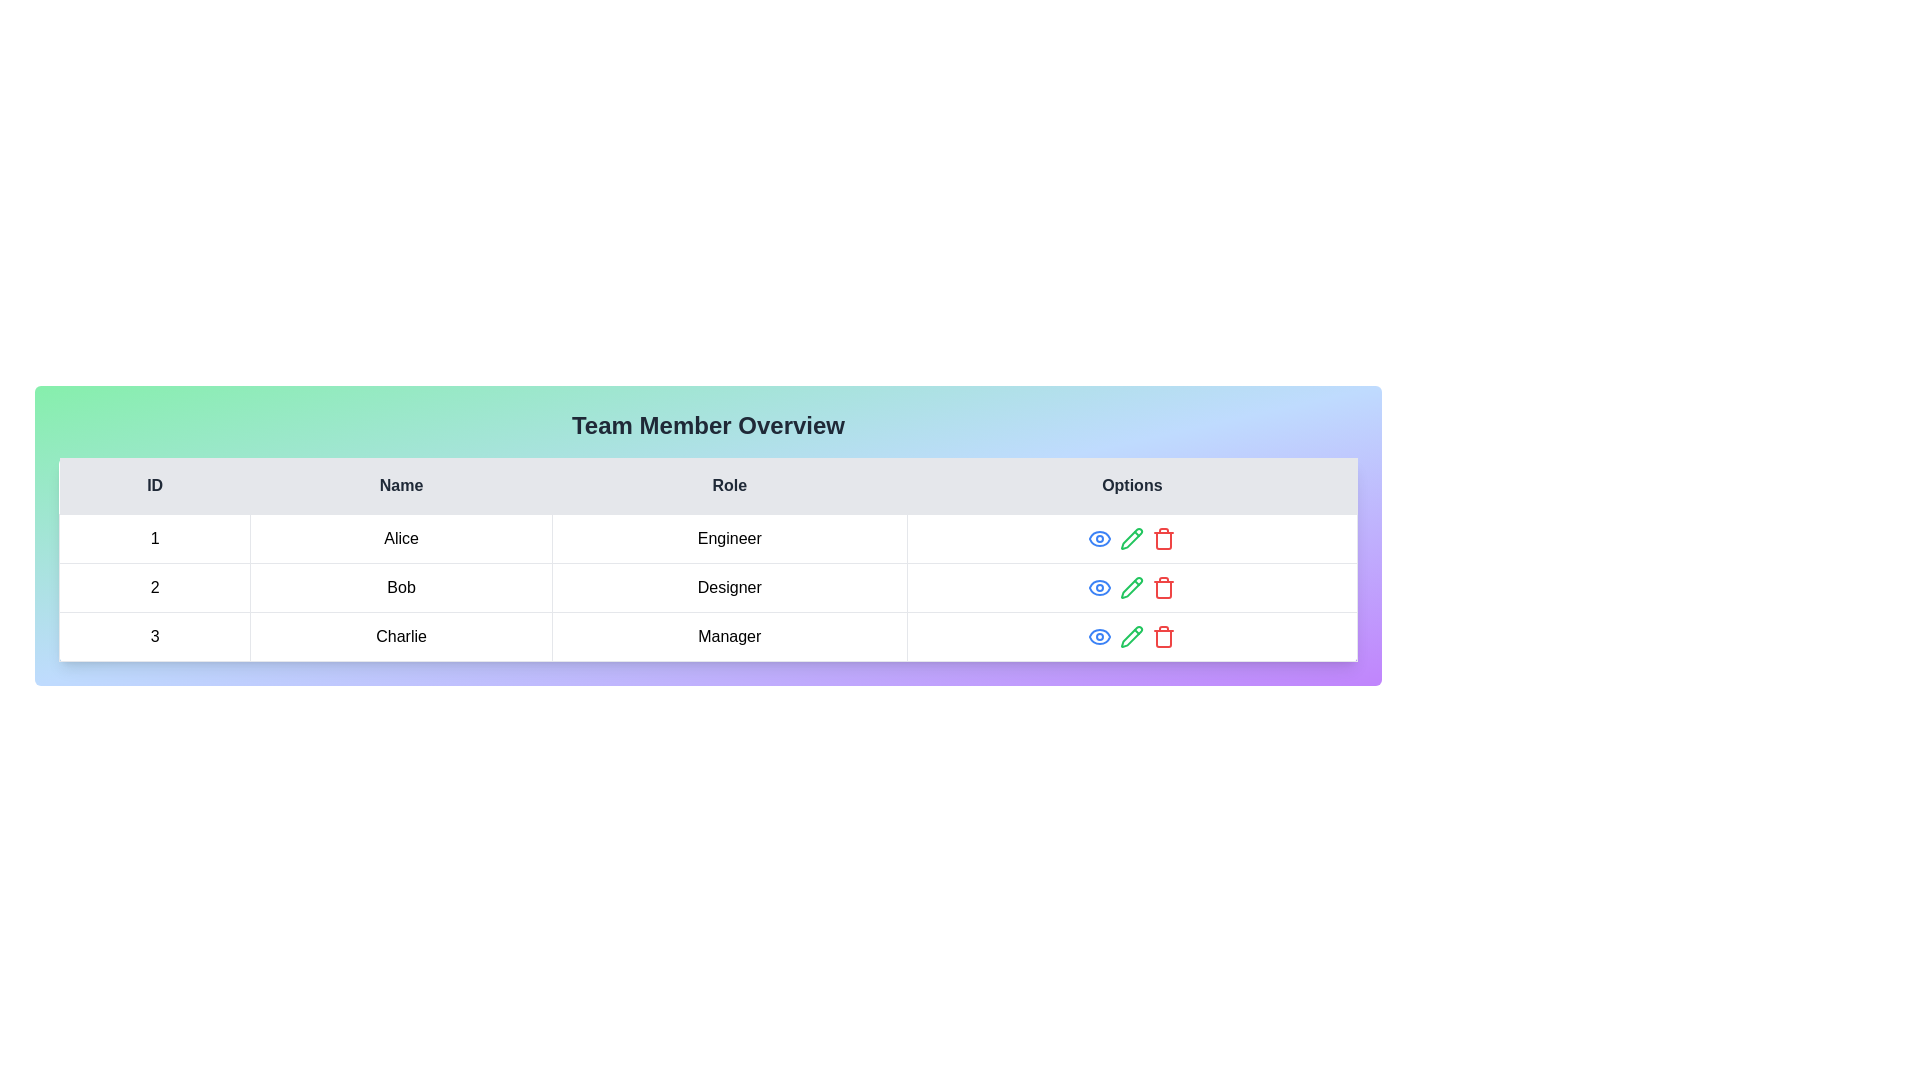  I want to click on the row corresponding to 3, so click(708, 636).